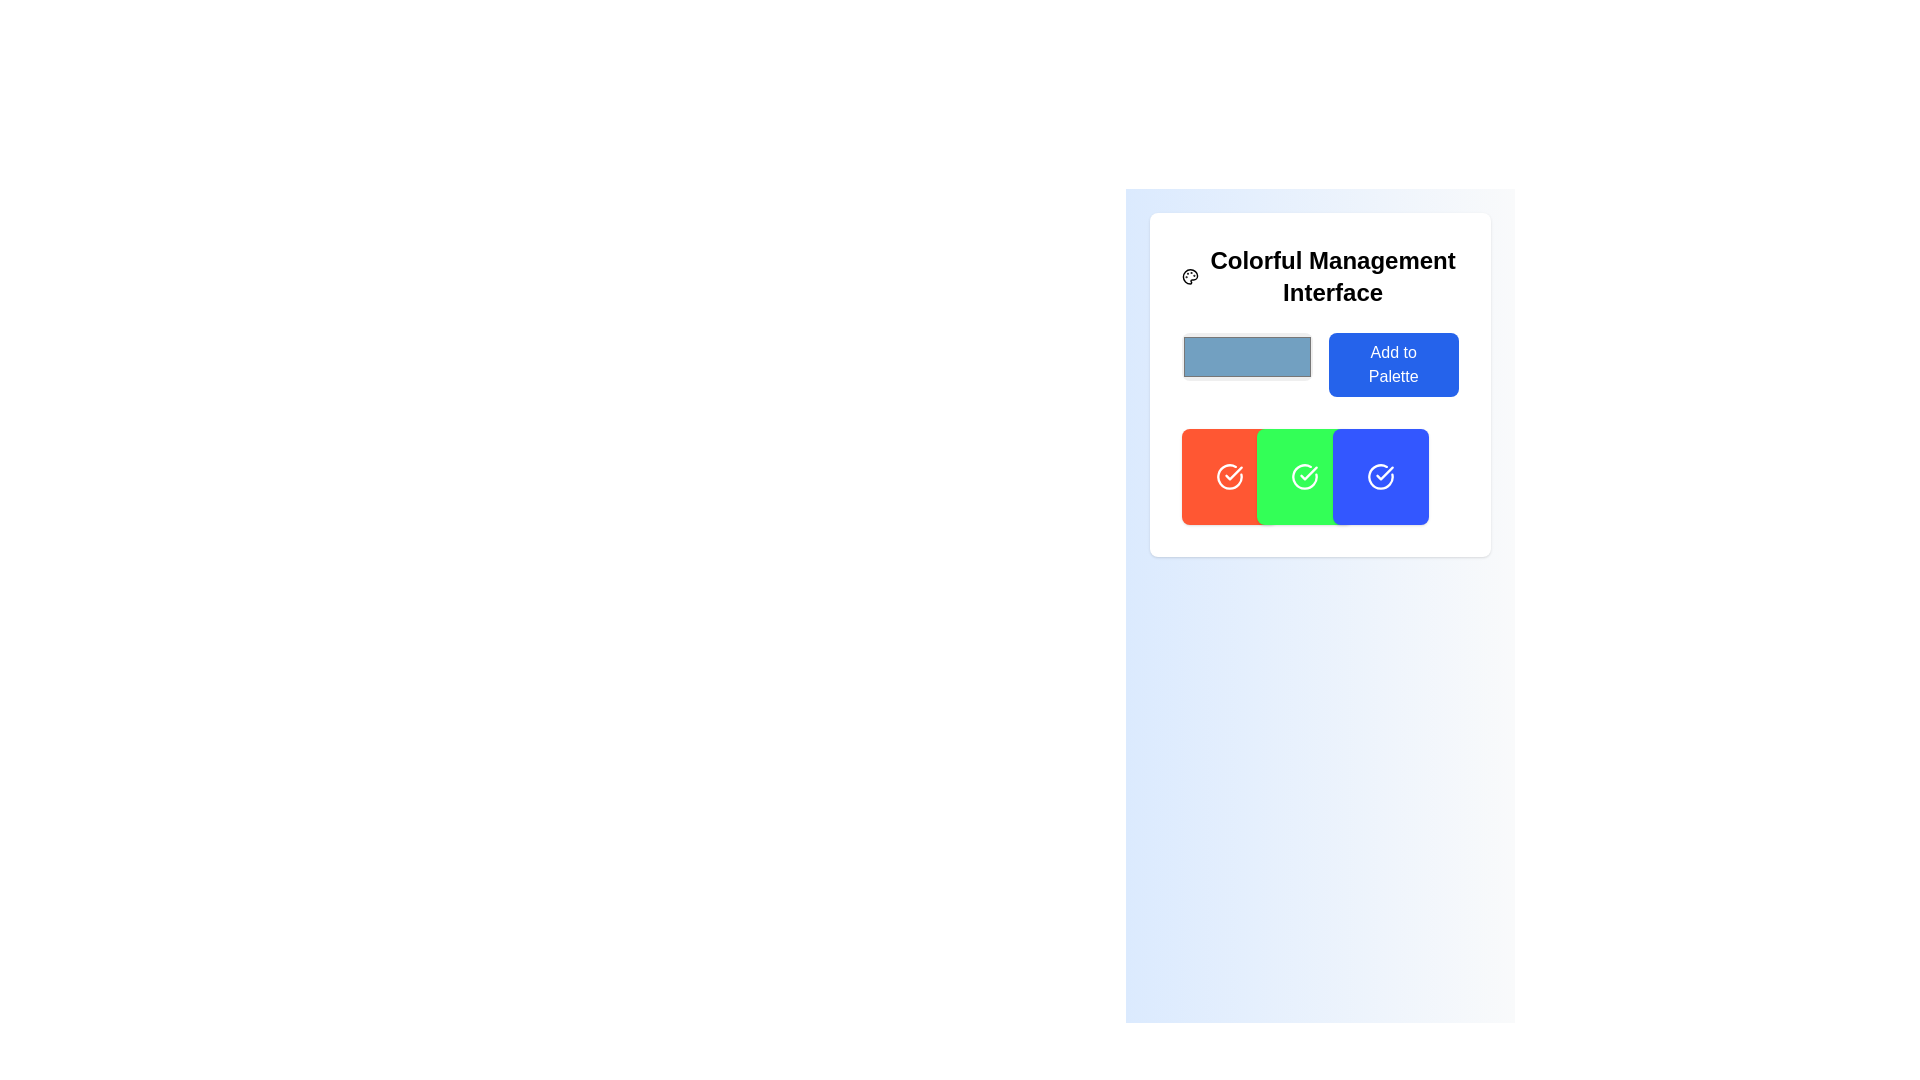  What do you see at coordinates (1228, 477) in the screenshot?
I see `the leftmost circular icon` at bounding box center [1228, 477].